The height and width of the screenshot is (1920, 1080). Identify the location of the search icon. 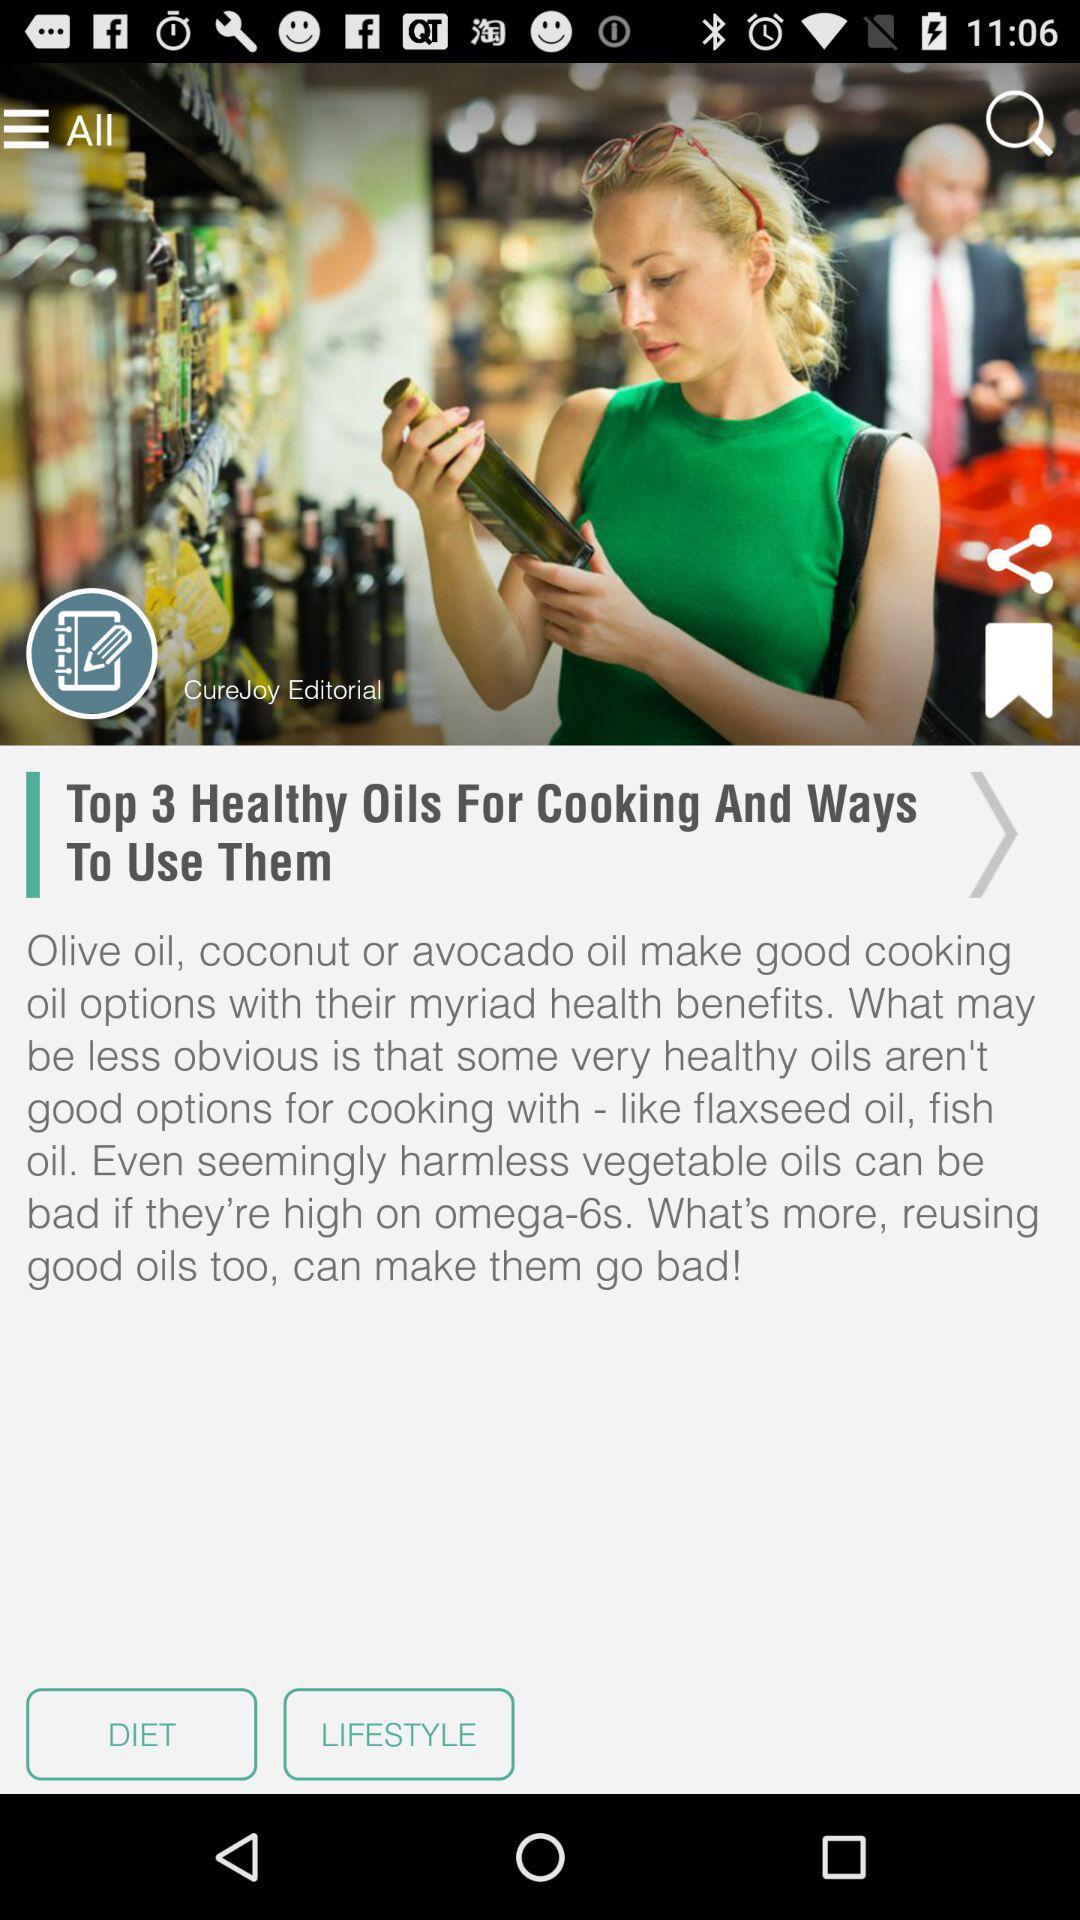
(1019, 131).